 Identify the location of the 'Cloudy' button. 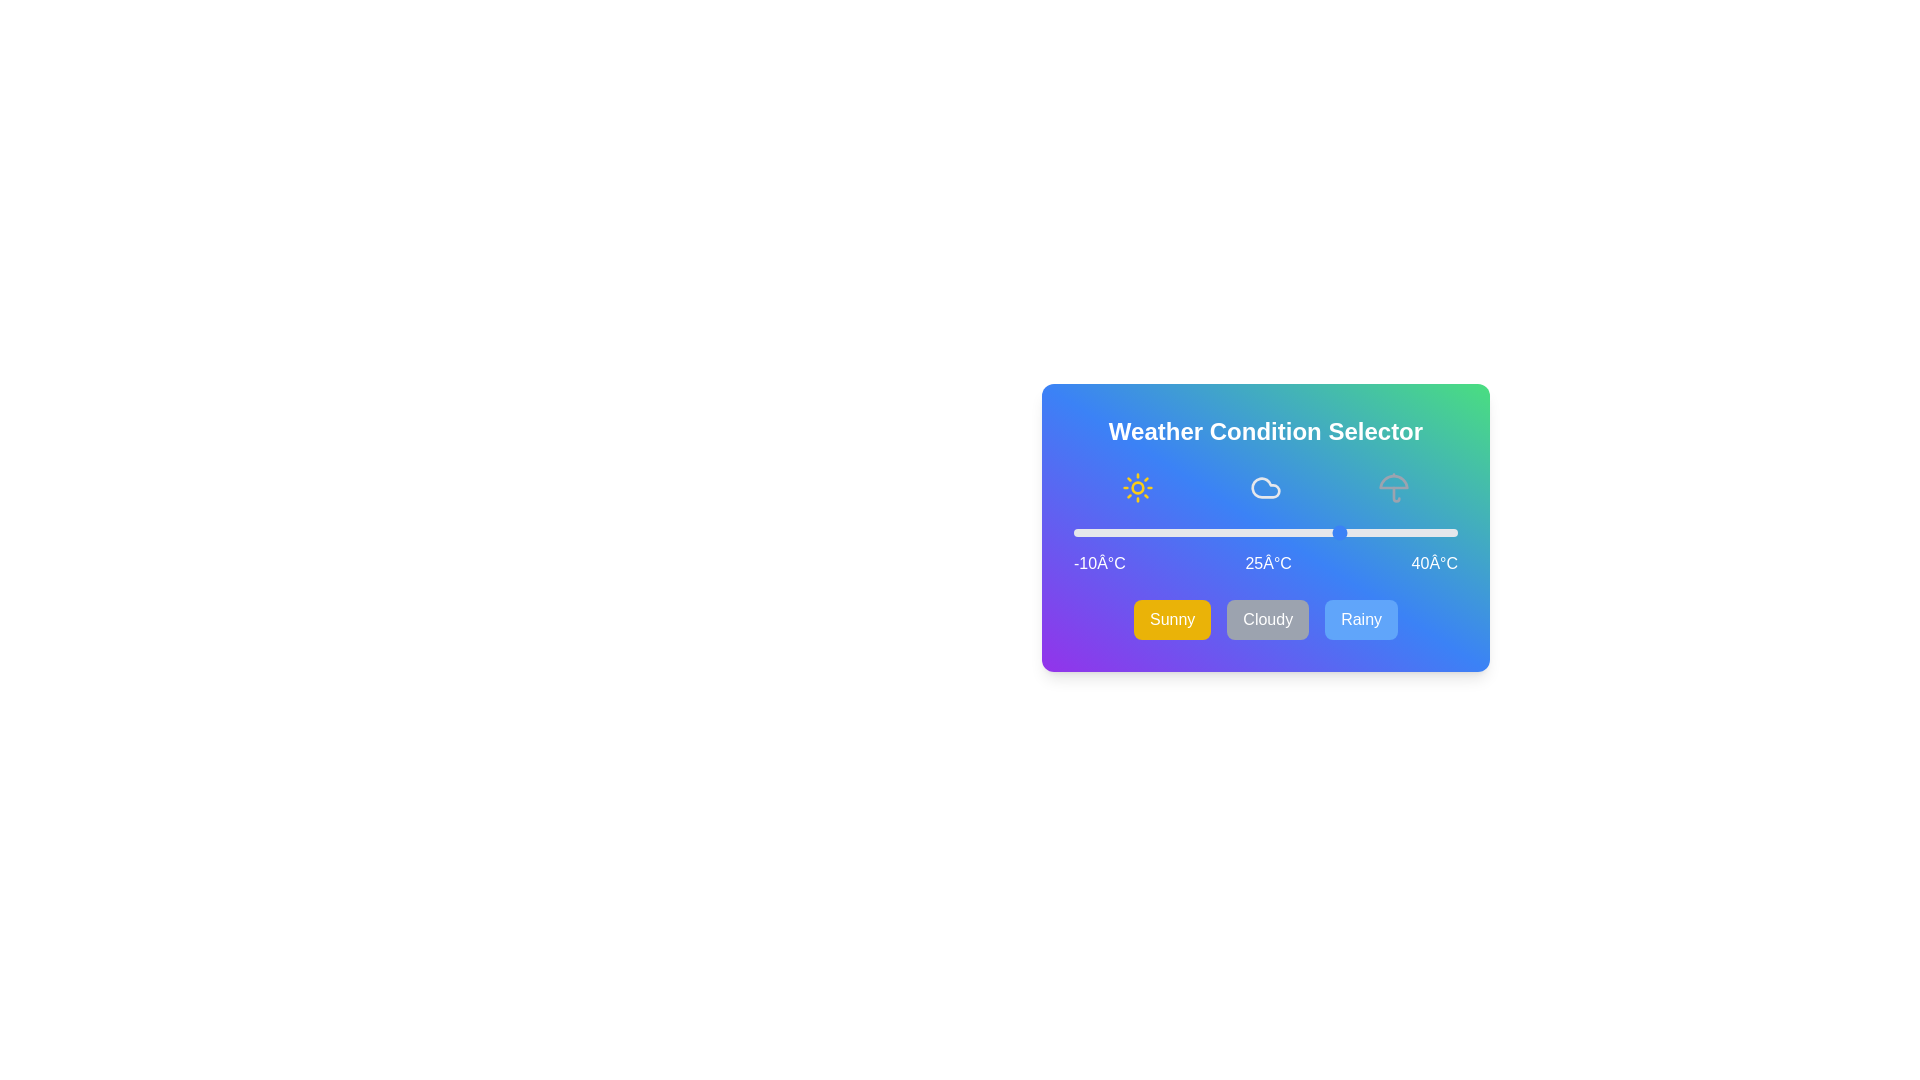
(1266, 619).